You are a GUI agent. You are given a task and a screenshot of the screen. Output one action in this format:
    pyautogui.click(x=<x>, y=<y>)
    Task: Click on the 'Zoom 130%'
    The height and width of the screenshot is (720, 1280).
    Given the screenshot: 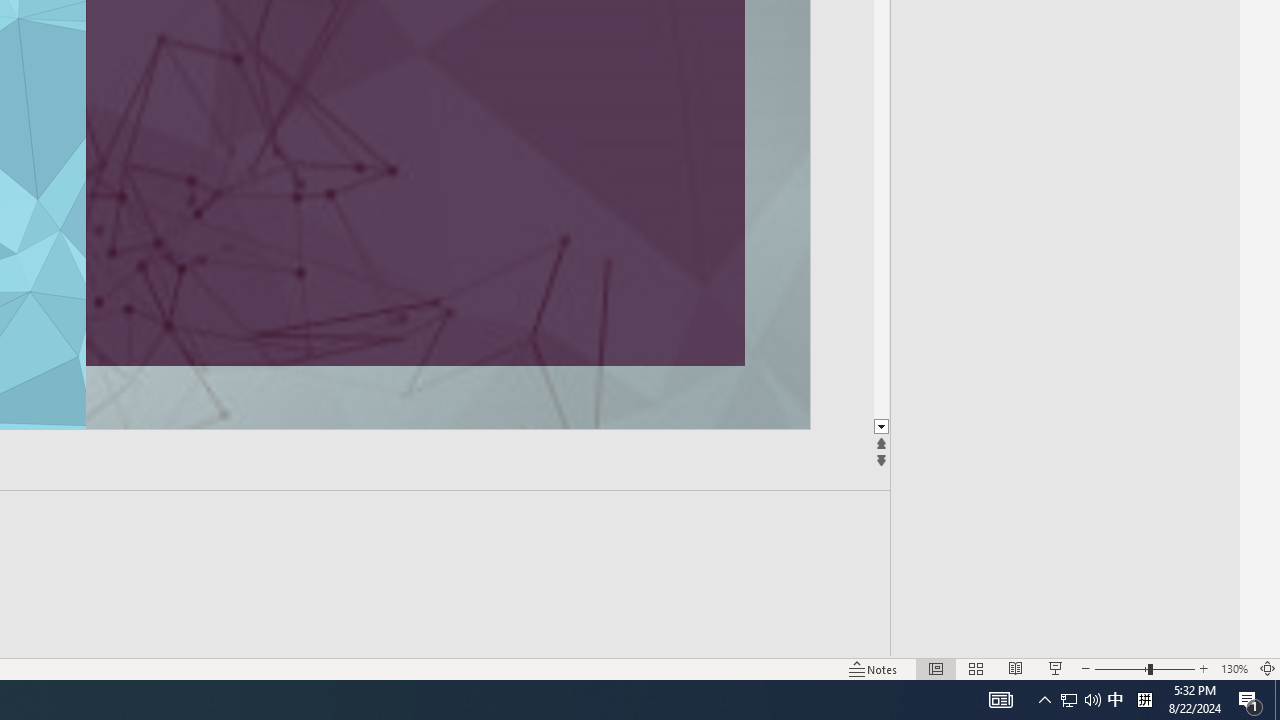 What is the action you would take?
    pyautogui.click(x=1233, y=669)
    